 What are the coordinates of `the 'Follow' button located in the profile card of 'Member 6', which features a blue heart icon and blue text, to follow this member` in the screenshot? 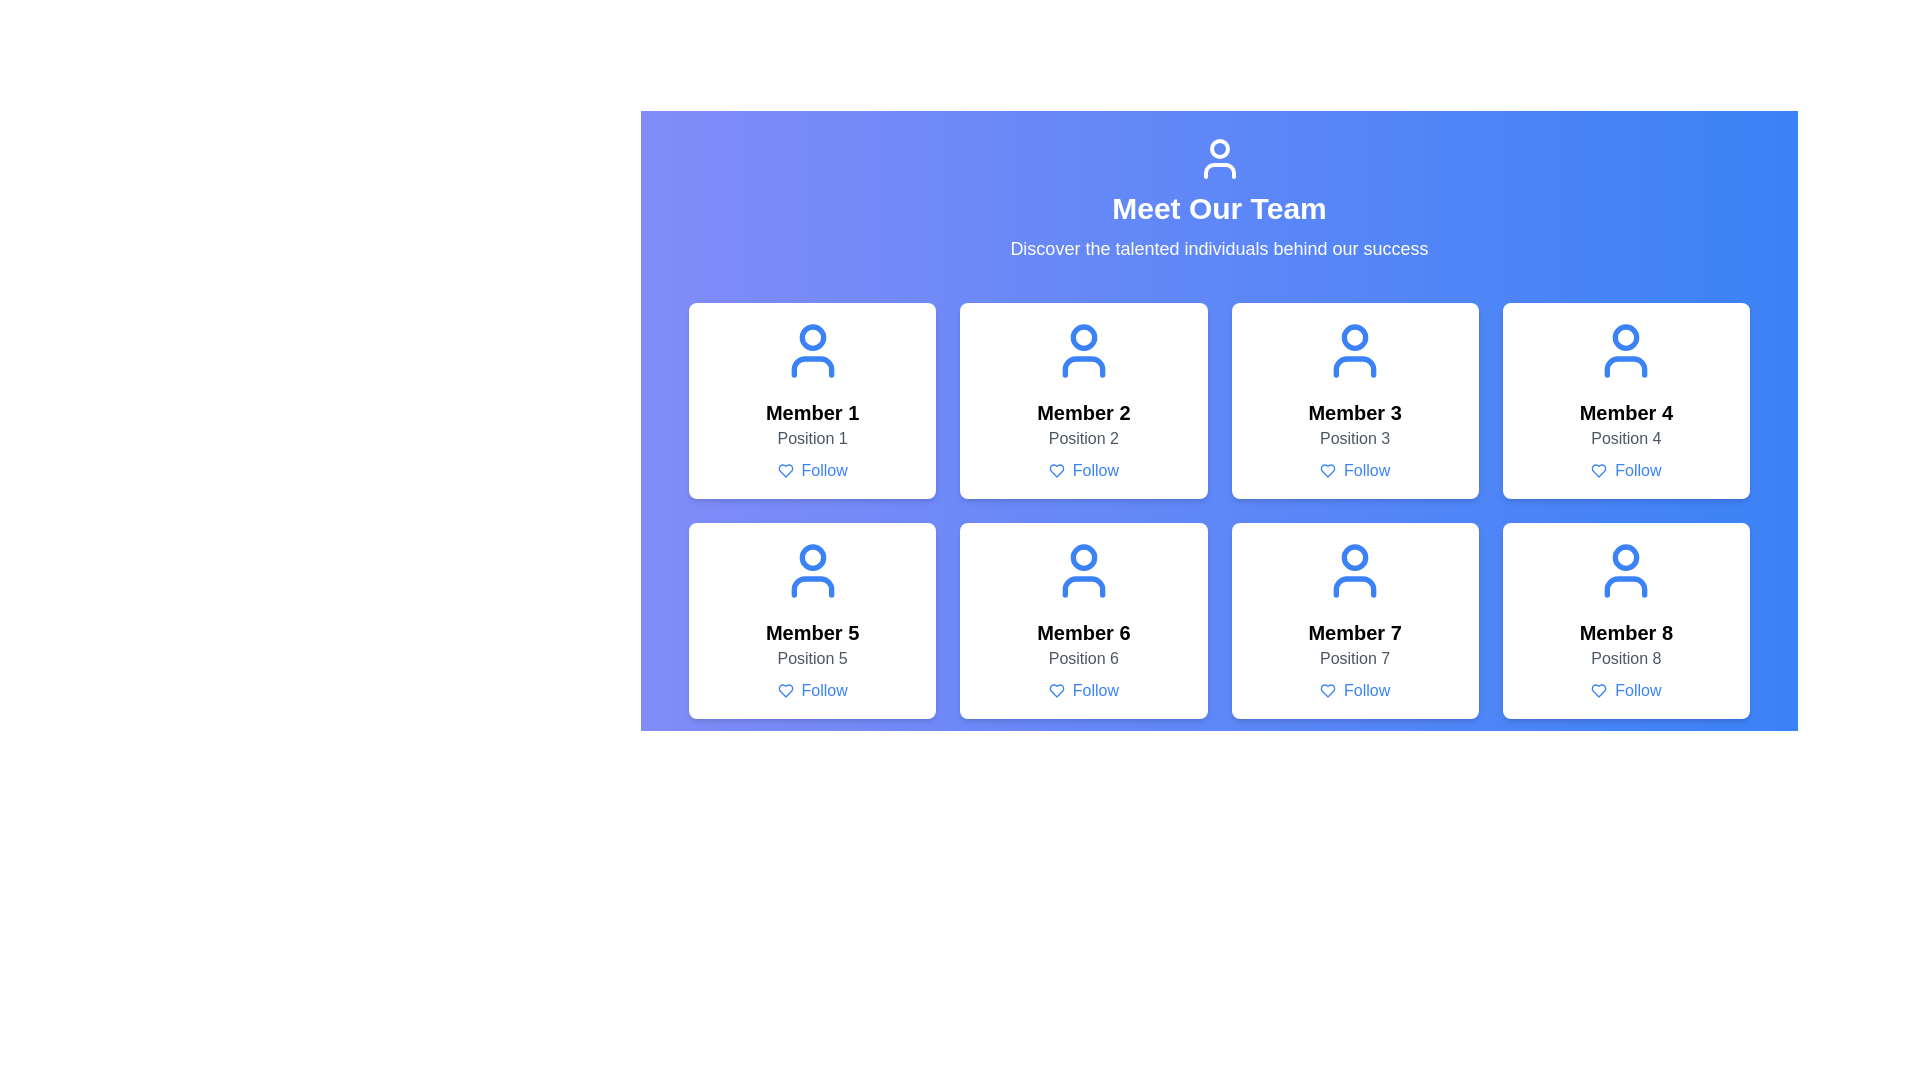 It's located at (1082, 689).